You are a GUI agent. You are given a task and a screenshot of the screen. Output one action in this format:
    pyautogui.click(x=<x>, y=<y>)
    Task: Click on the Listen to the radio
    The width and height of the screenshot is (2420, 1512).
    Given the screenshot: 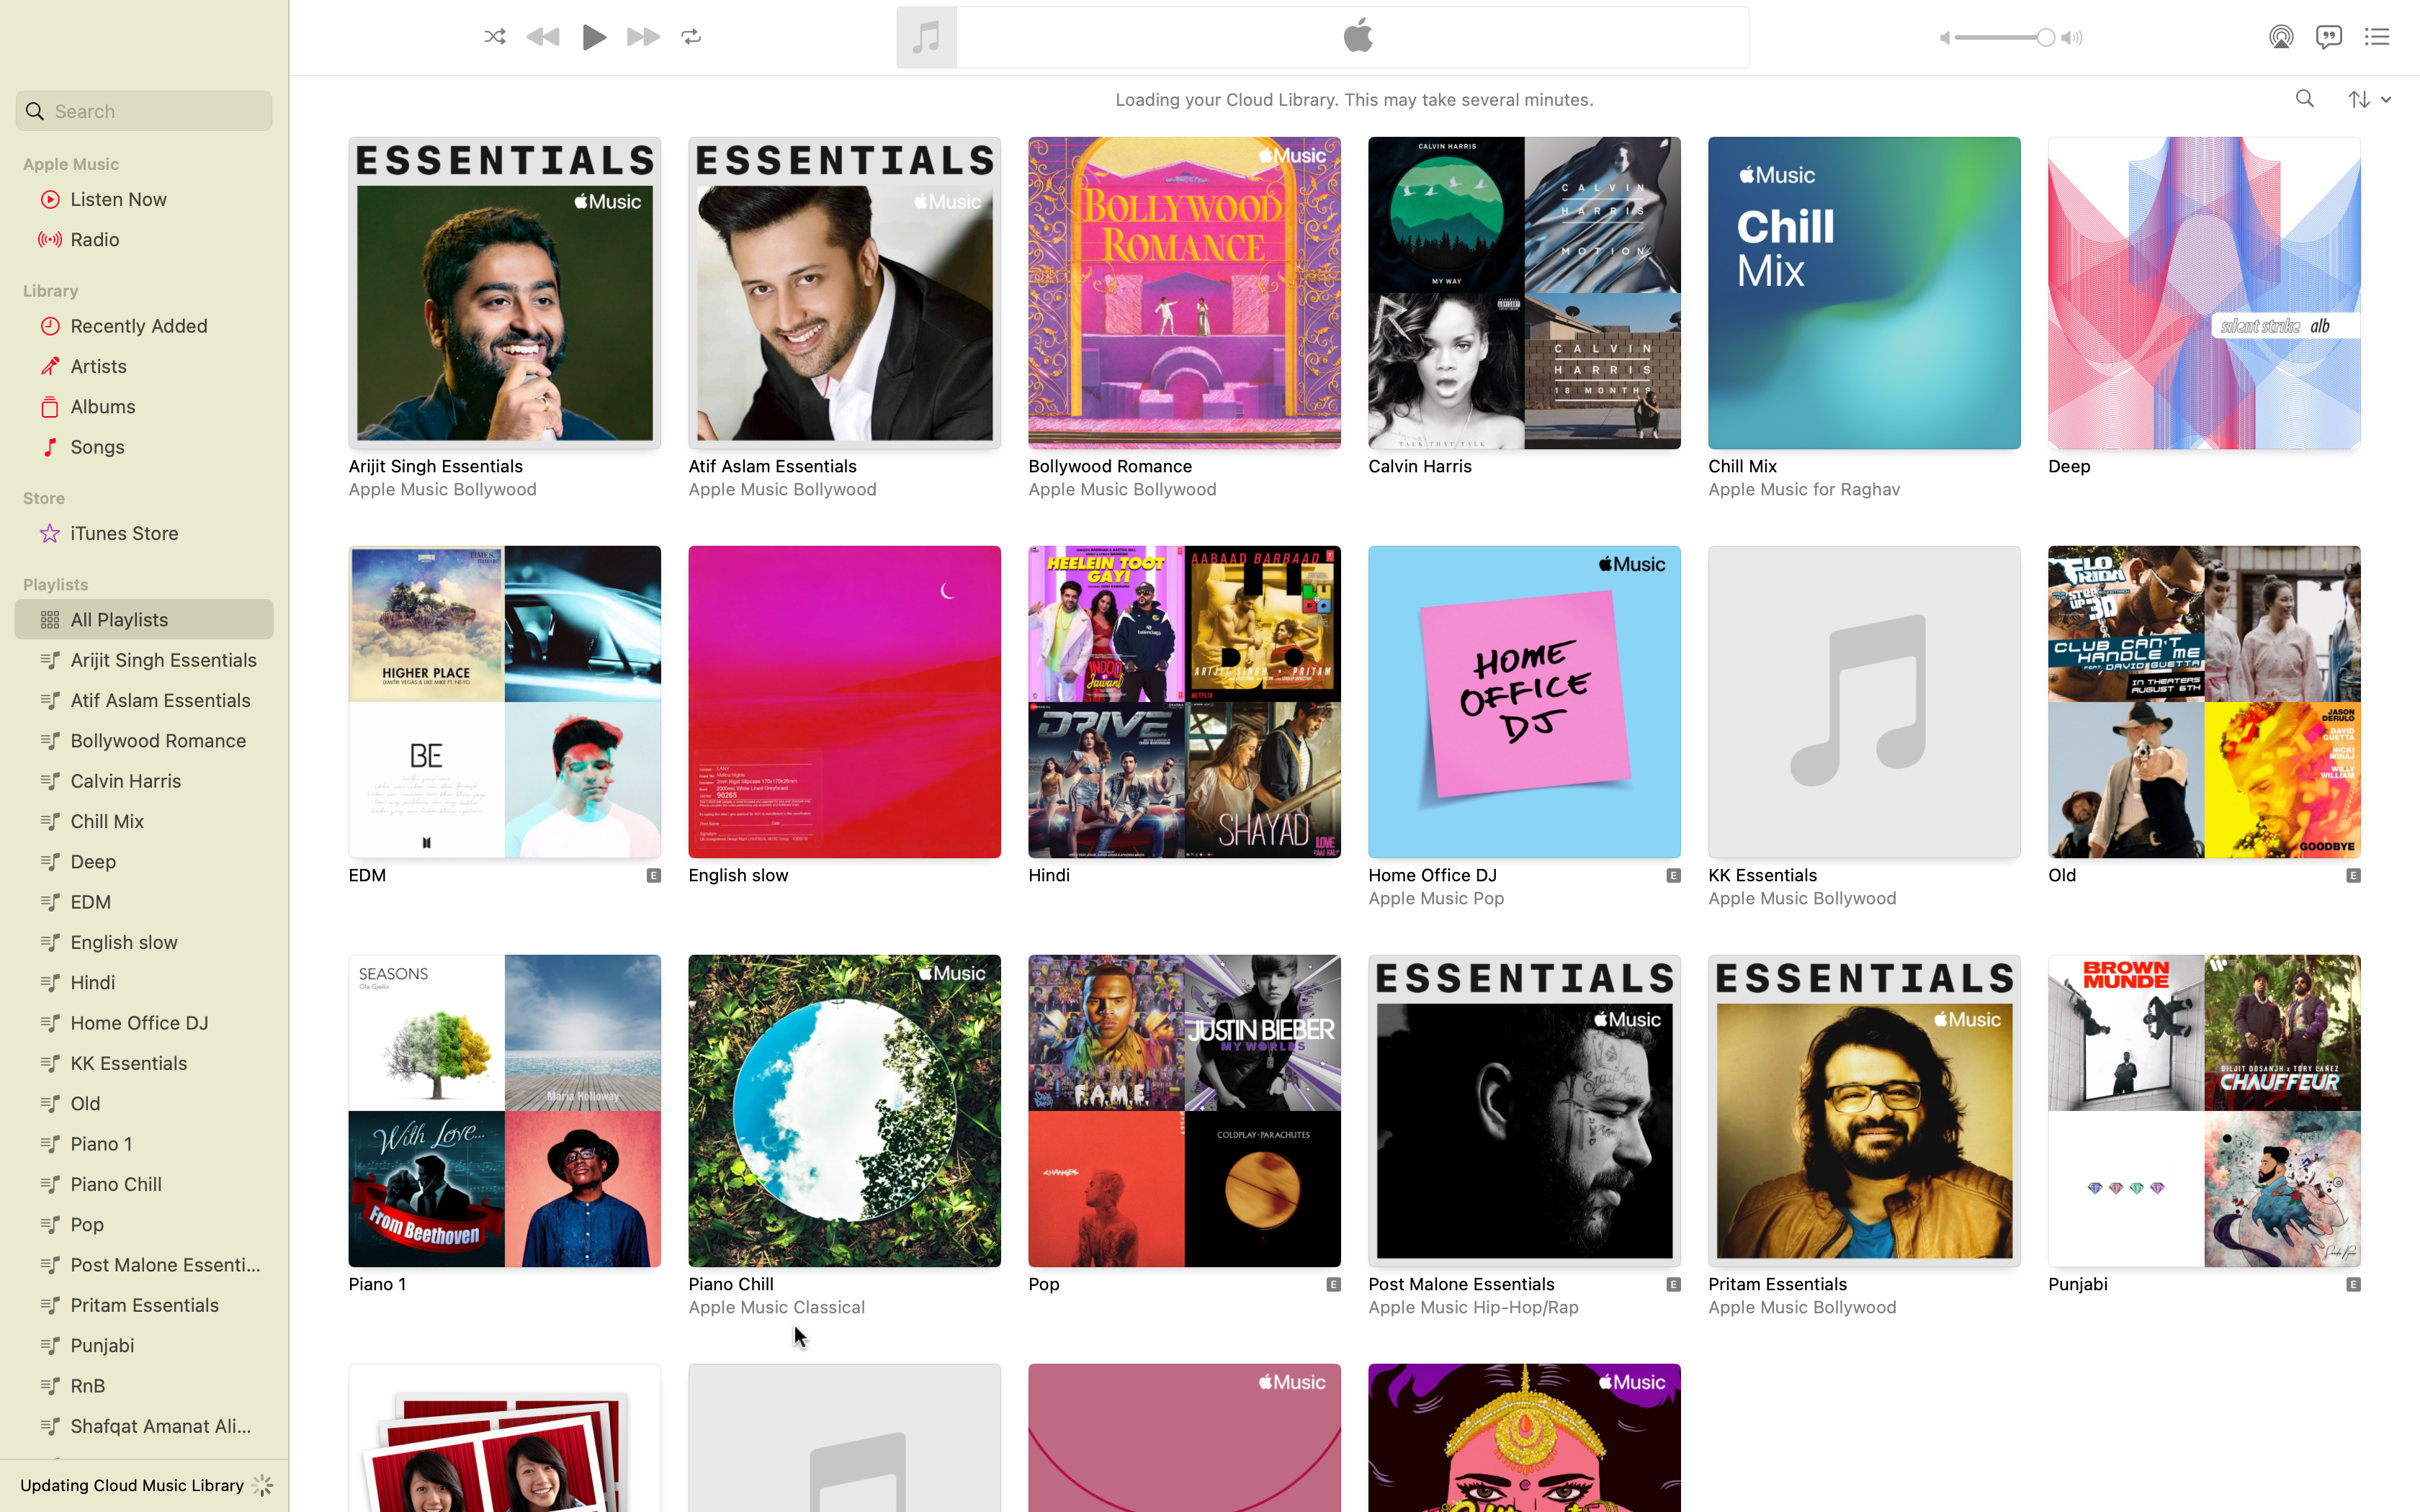 What is the action you would take?
    pyautogui.click(x=143, y=240)
    